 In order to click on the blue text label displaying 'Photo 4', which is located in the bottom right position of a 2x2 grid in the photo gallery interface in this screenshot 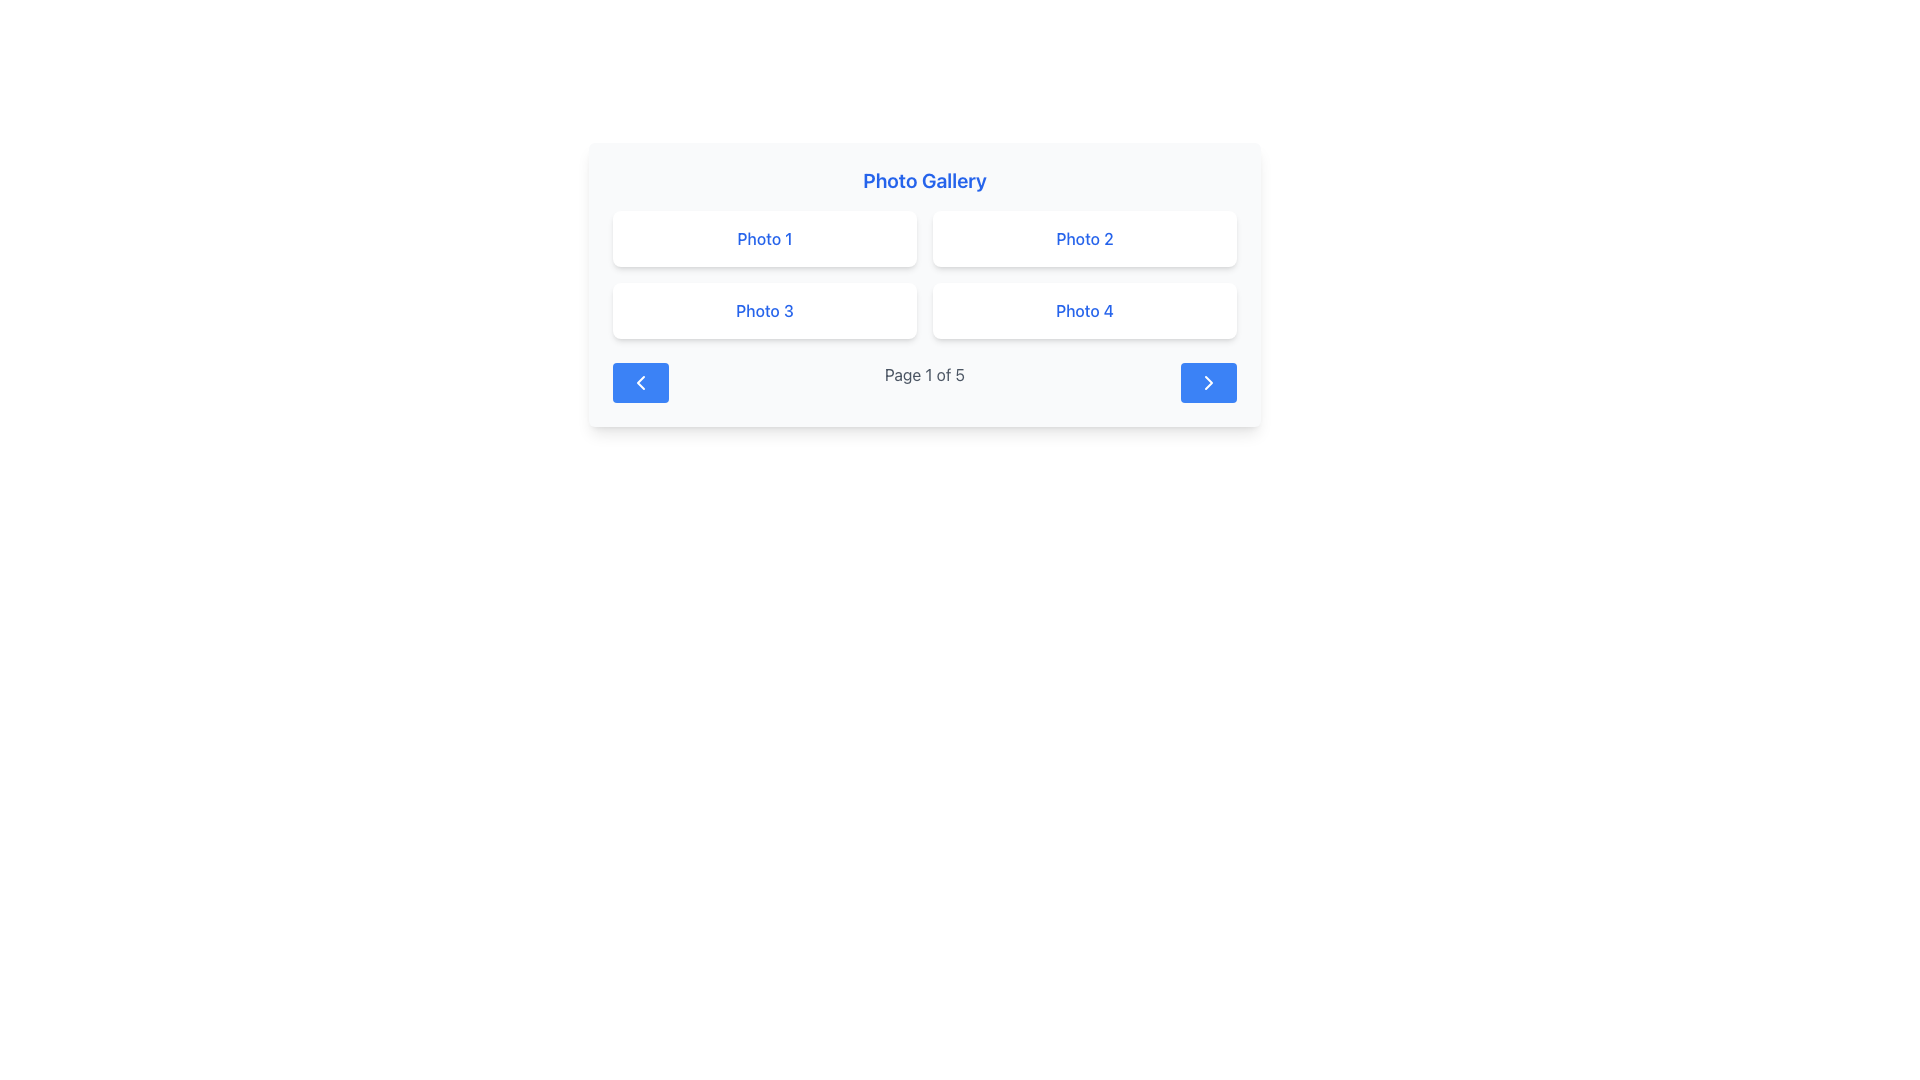, I will do `click(1083, 311)`.